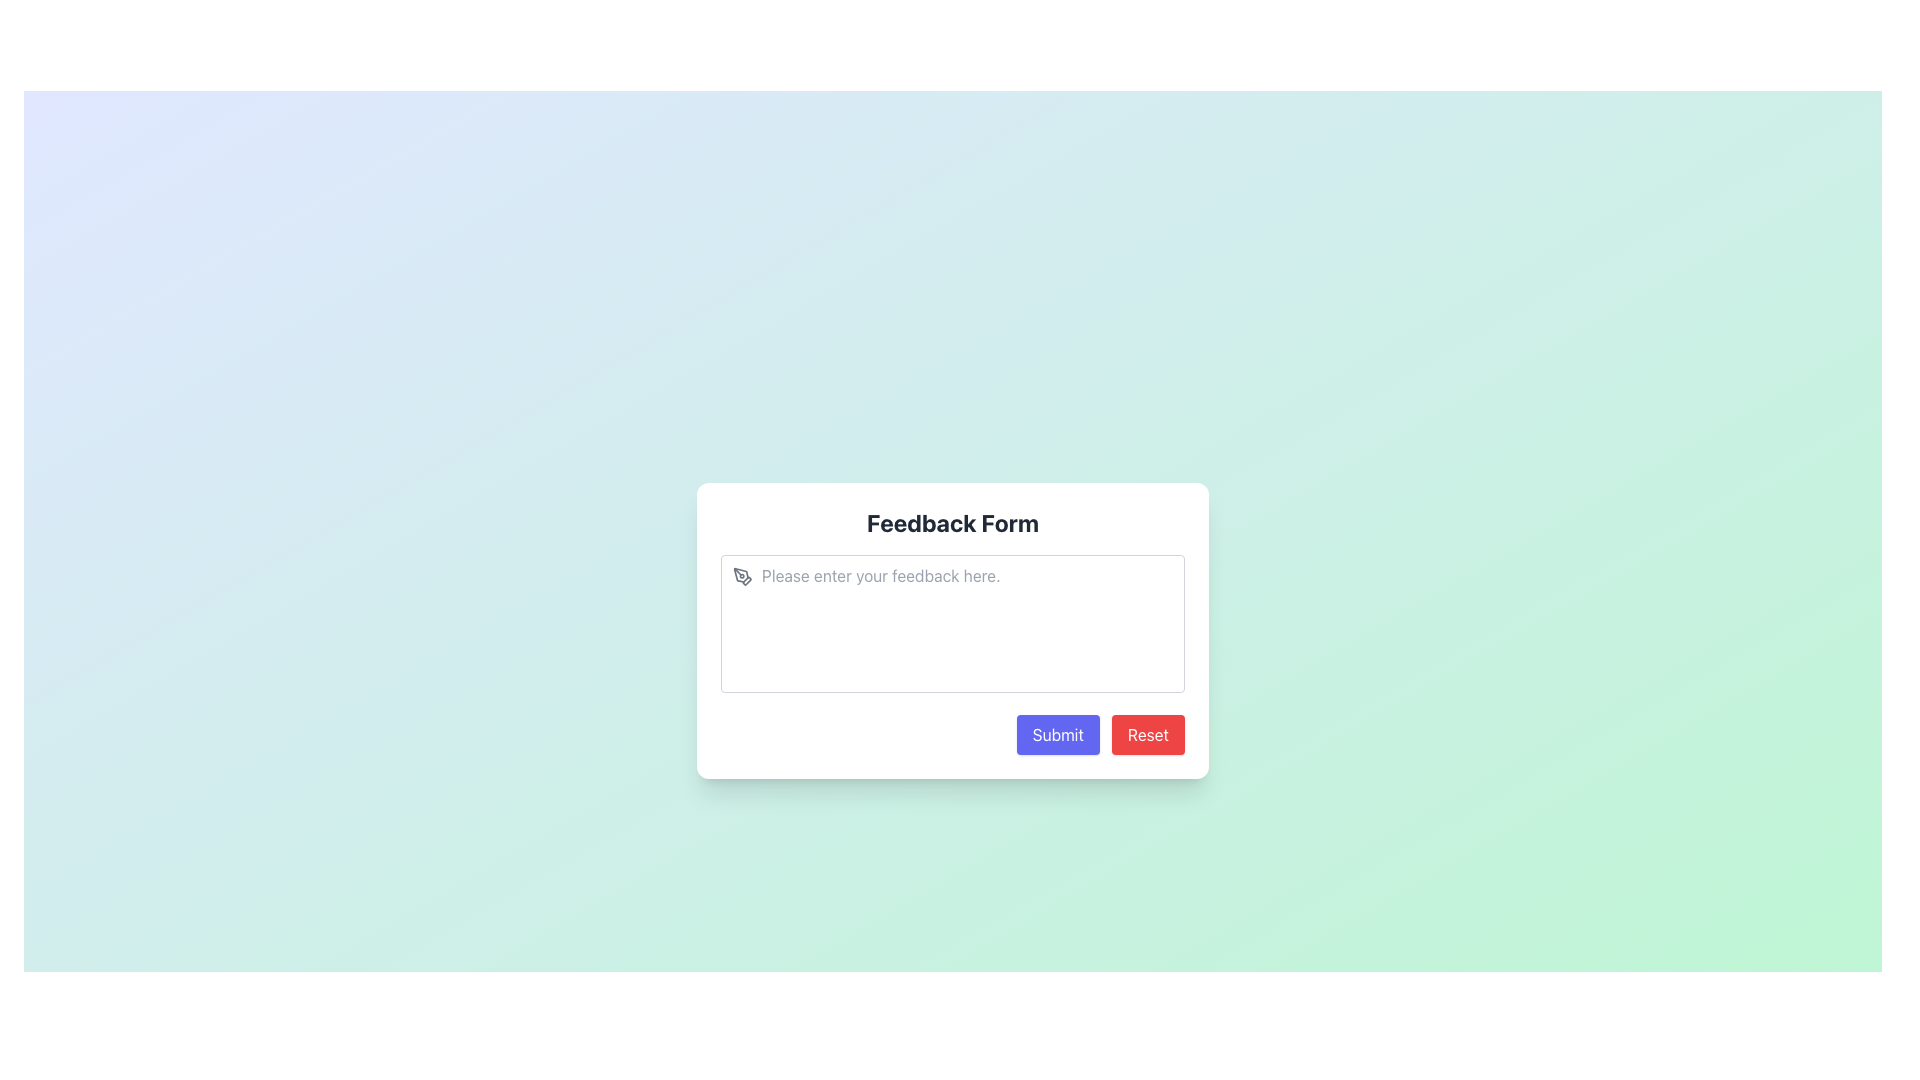 Image resolution: width=1920 pixels, height=1080 pixels. What do you see at coordinates (742, 577) in the screenshot?
I see `the Pen Tool icon located at the top-left corner of the feedback input area, which is styled with a gray hue and positioned beside the placeholder text 'Please enter your feedback here.'` at bounding box center [742, 577].